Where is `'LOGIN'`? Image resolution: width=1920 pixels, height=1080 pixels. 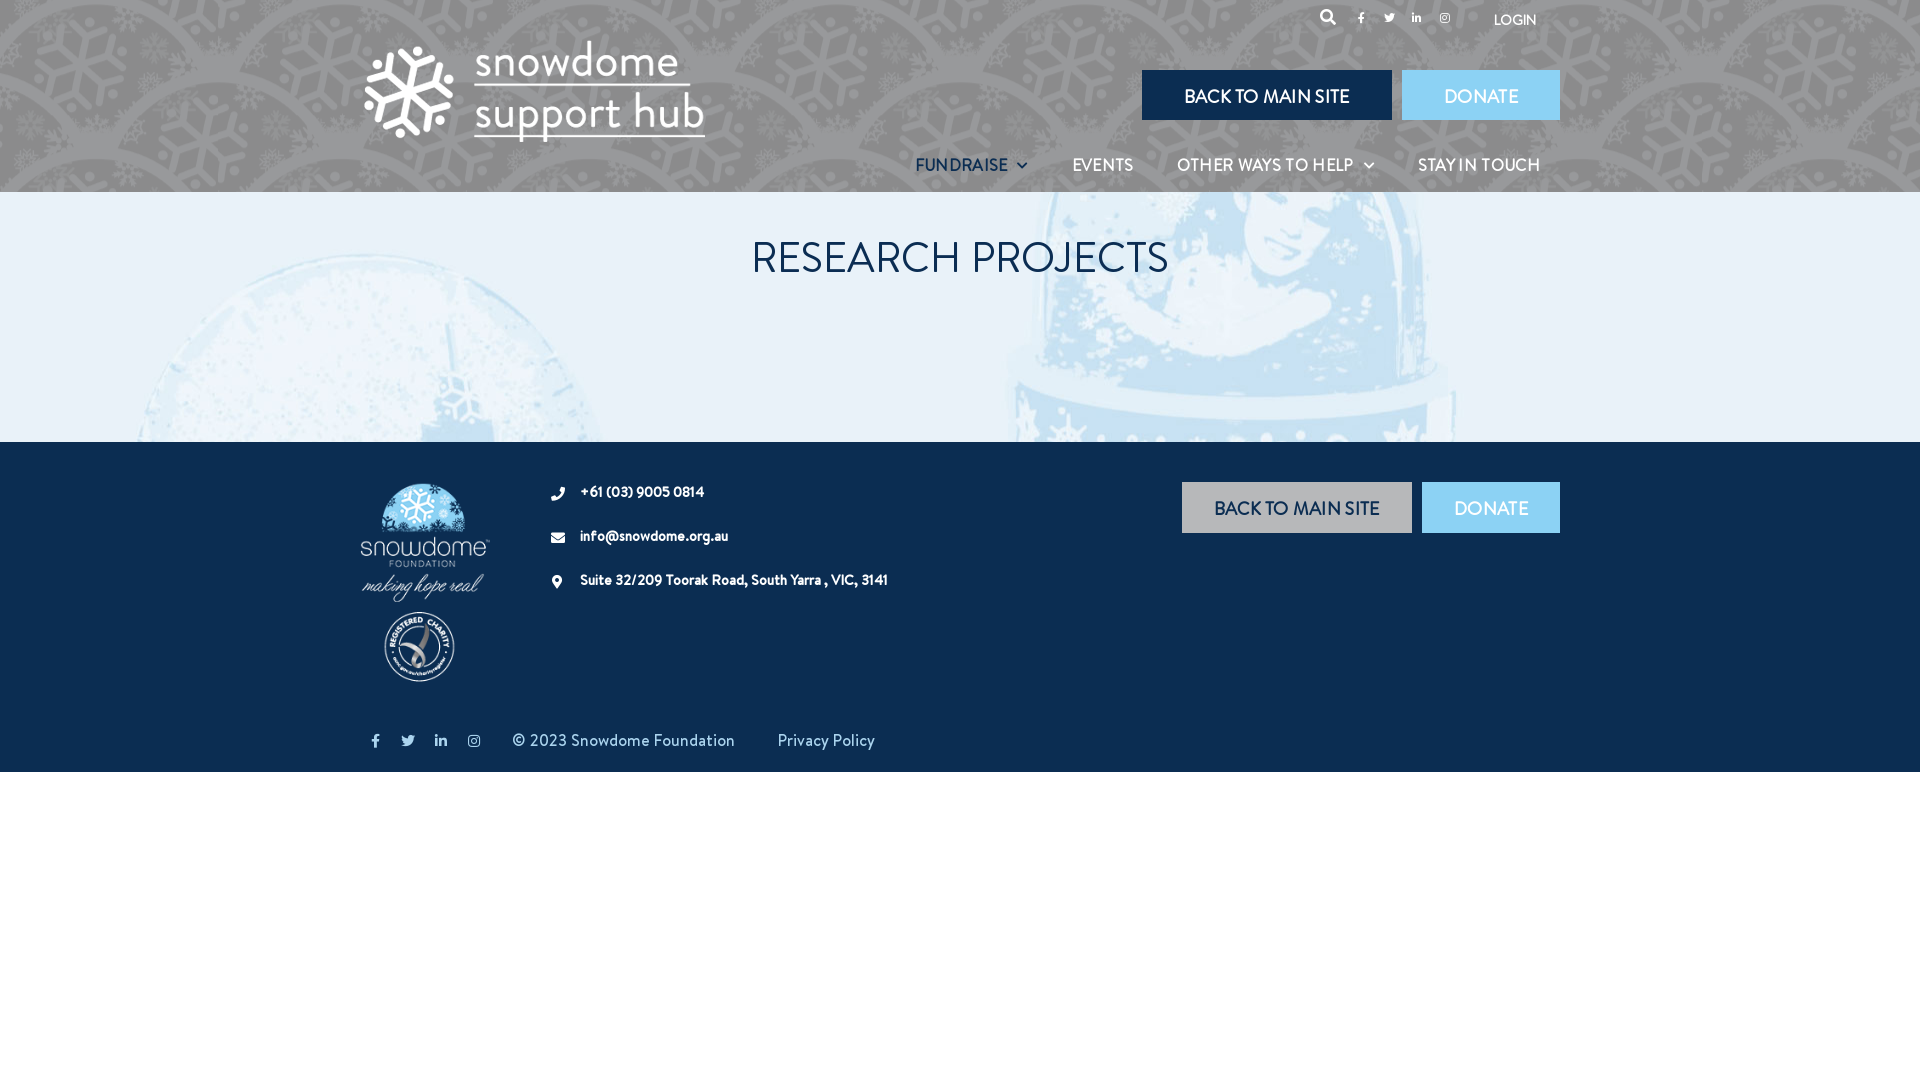
'LOGIN' is located at coordinates (1515, 19).